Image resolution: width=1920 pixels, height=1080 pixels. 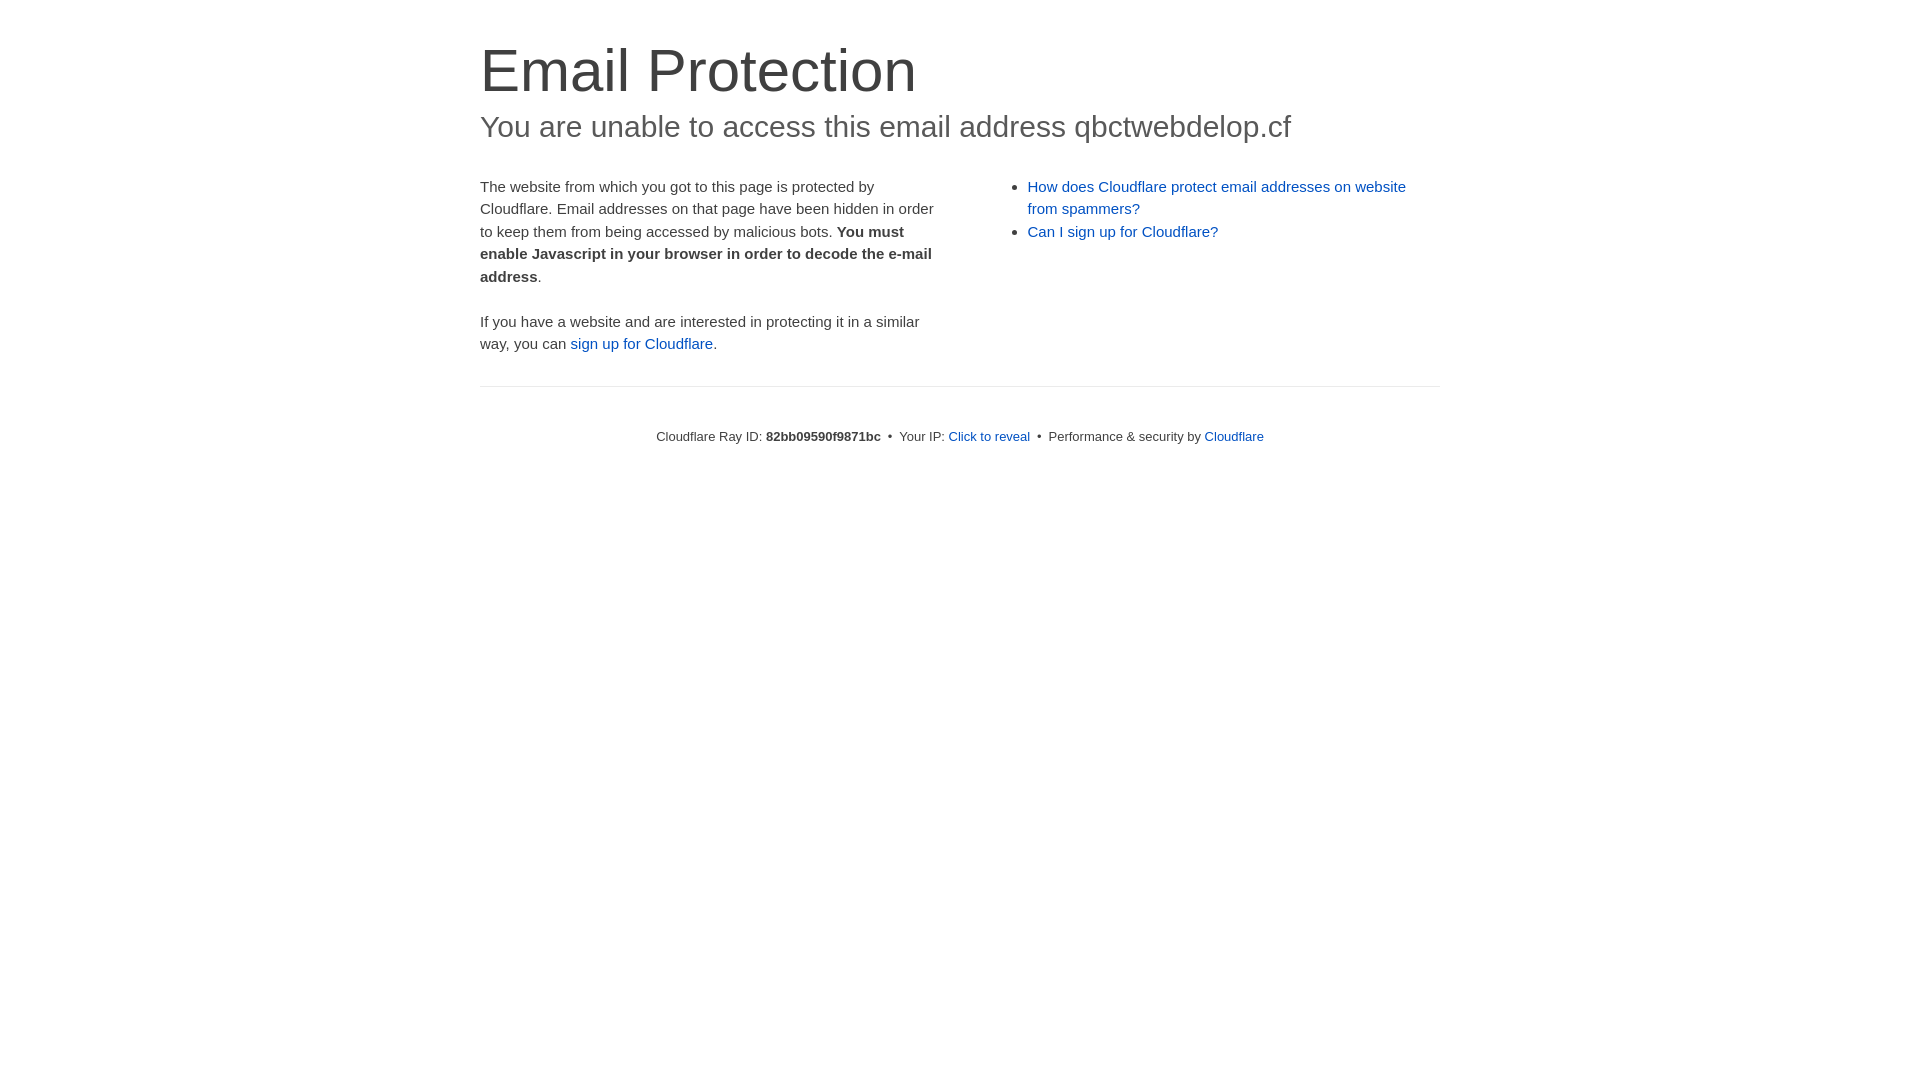 I want to click on 'sign up for Cloudflare', so click(x=570, y=342).